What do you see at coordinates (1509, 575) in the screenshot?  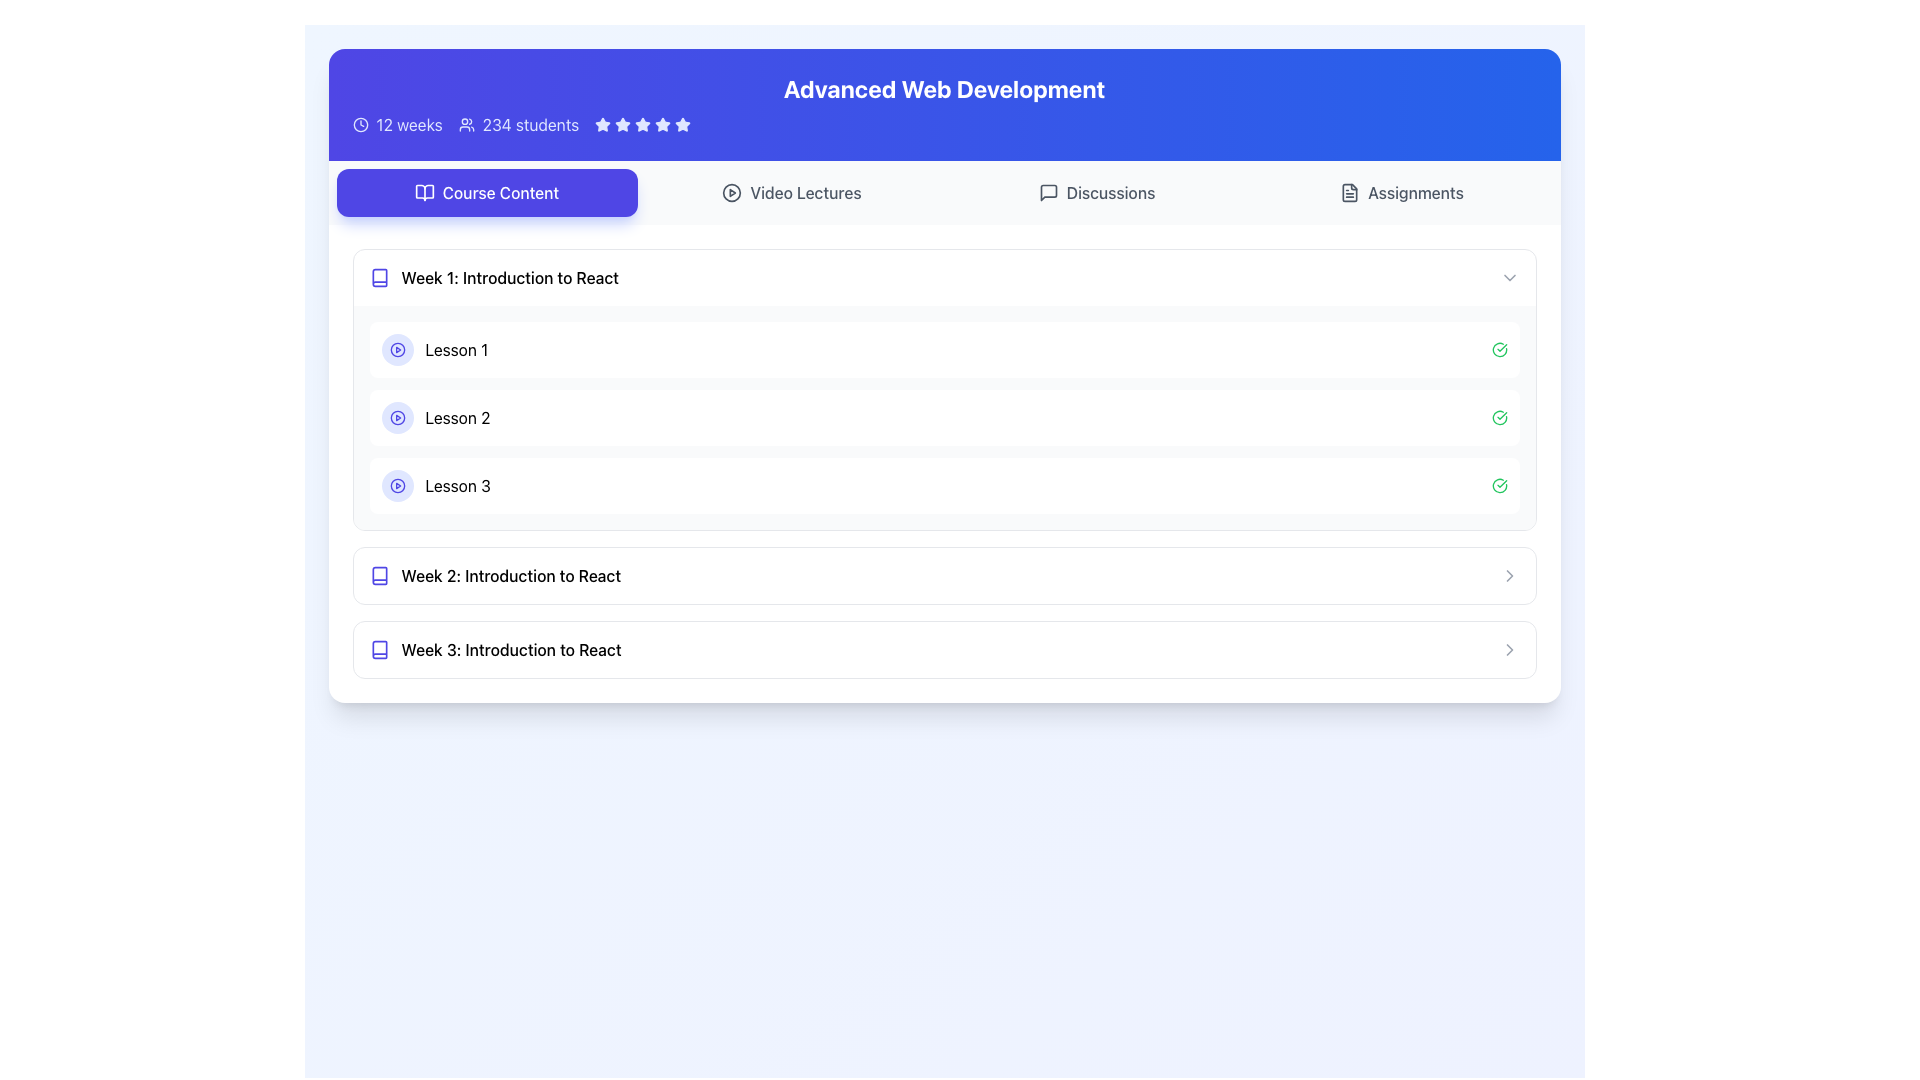 I see `the right-pointing arrow icon located to the right of the section title for 'Week 3: Introduction to React'` at bounding box center [1509, 575].